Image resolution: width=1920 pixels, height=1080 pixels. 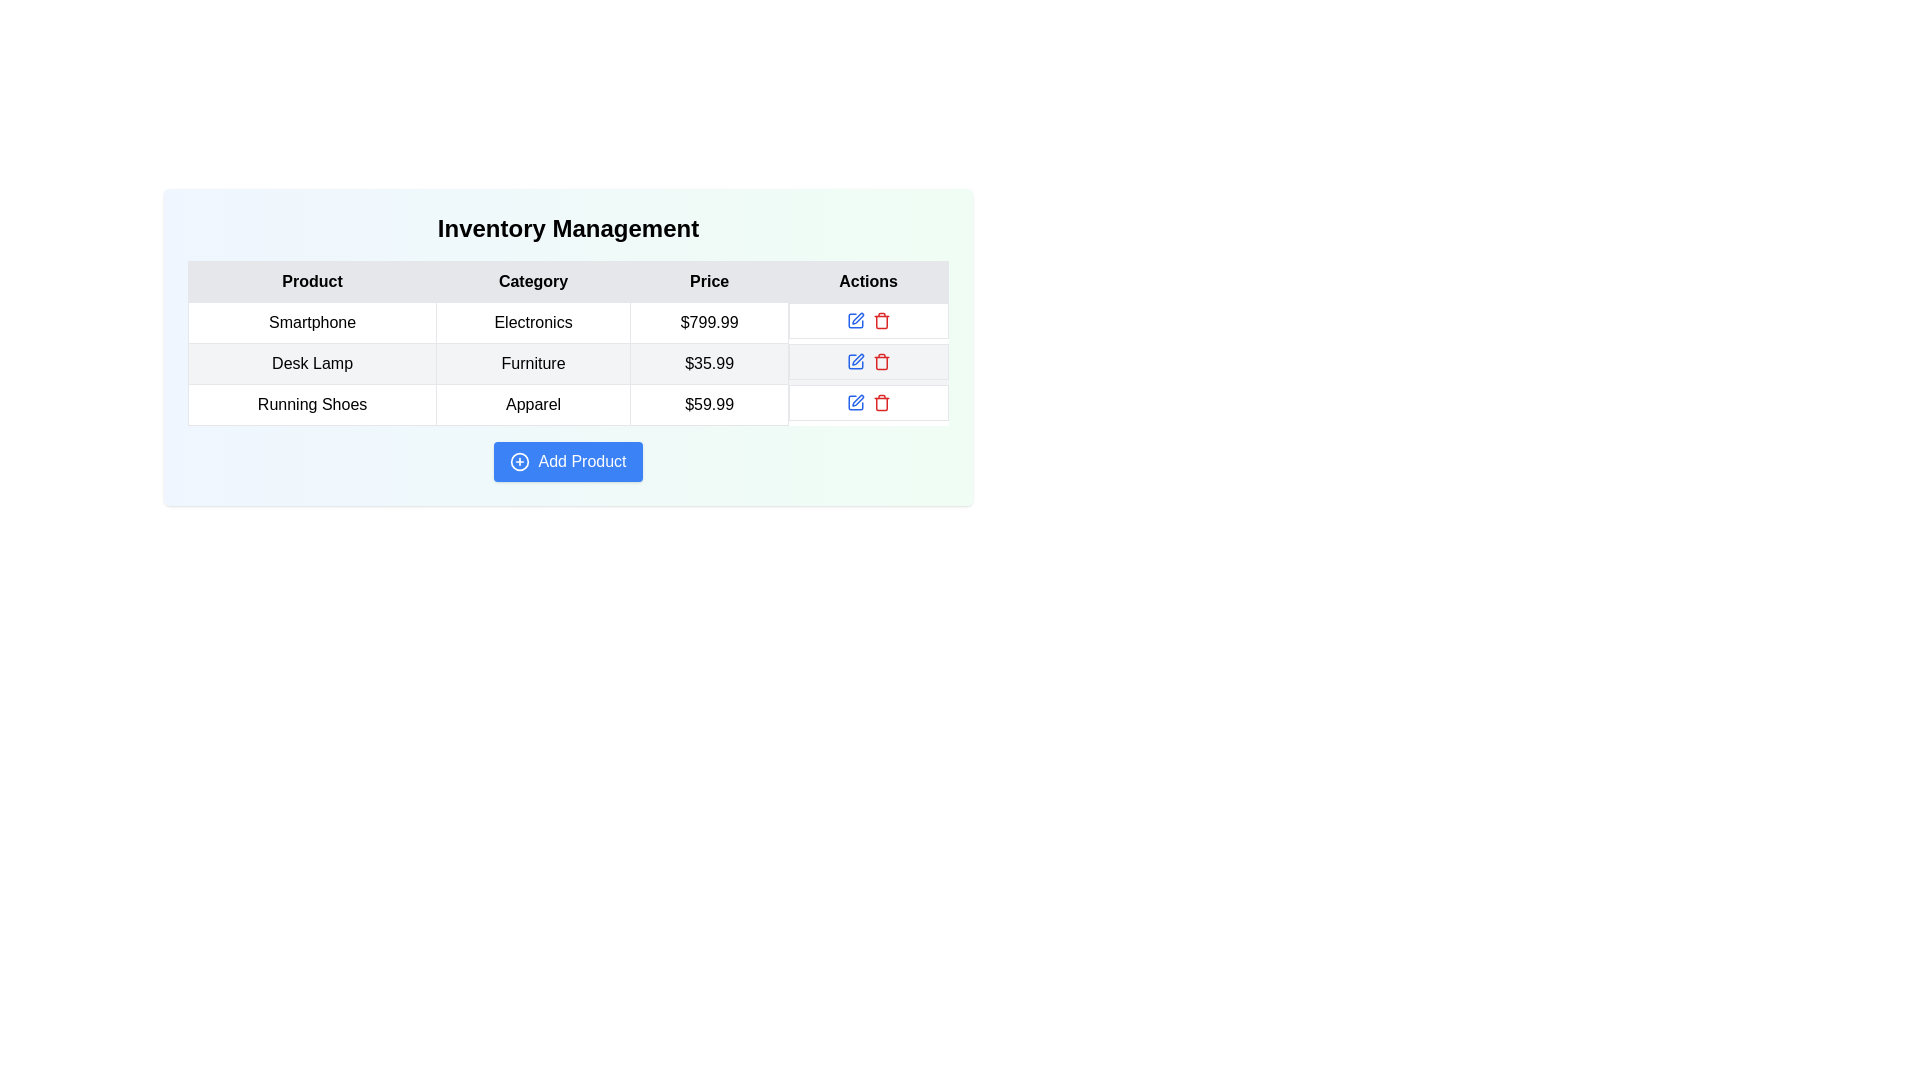 I want to click on the edit icon button located in the 'Actions' column of the second row in the table to initiate editing, so click(x=858, y=316).